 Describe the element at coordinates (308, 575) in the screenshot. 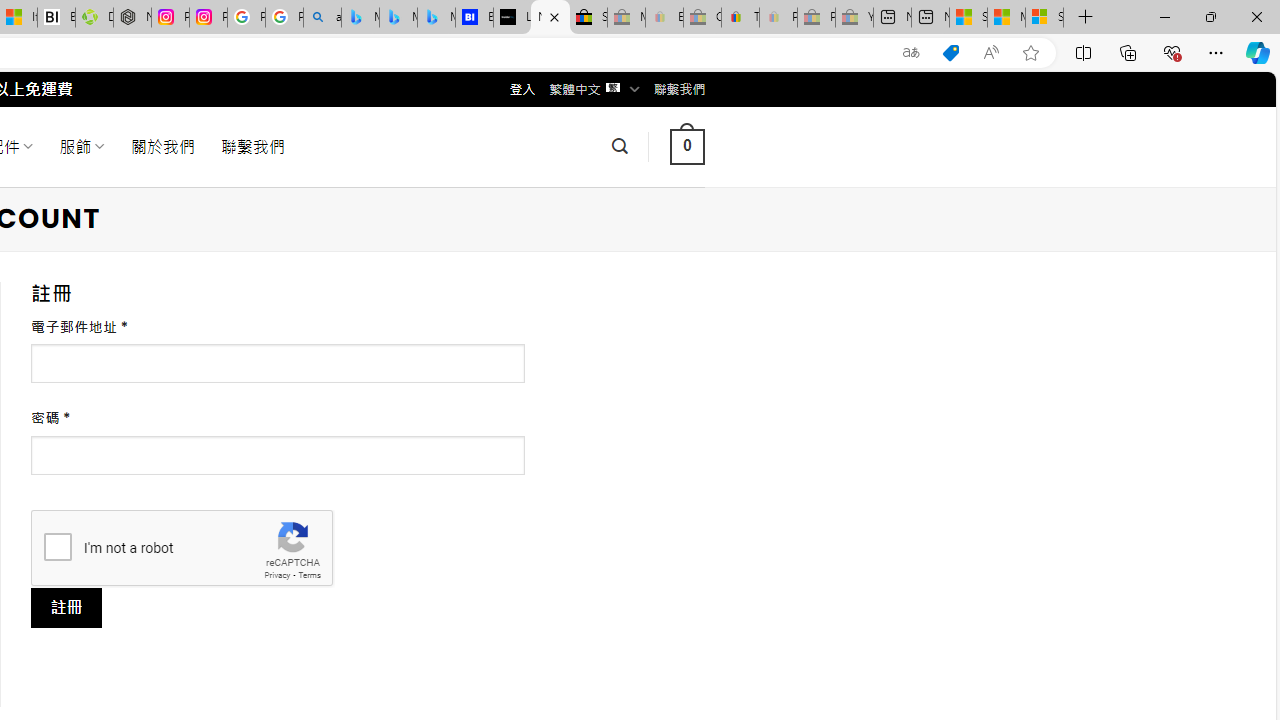

I see `'Terms'` at that location.